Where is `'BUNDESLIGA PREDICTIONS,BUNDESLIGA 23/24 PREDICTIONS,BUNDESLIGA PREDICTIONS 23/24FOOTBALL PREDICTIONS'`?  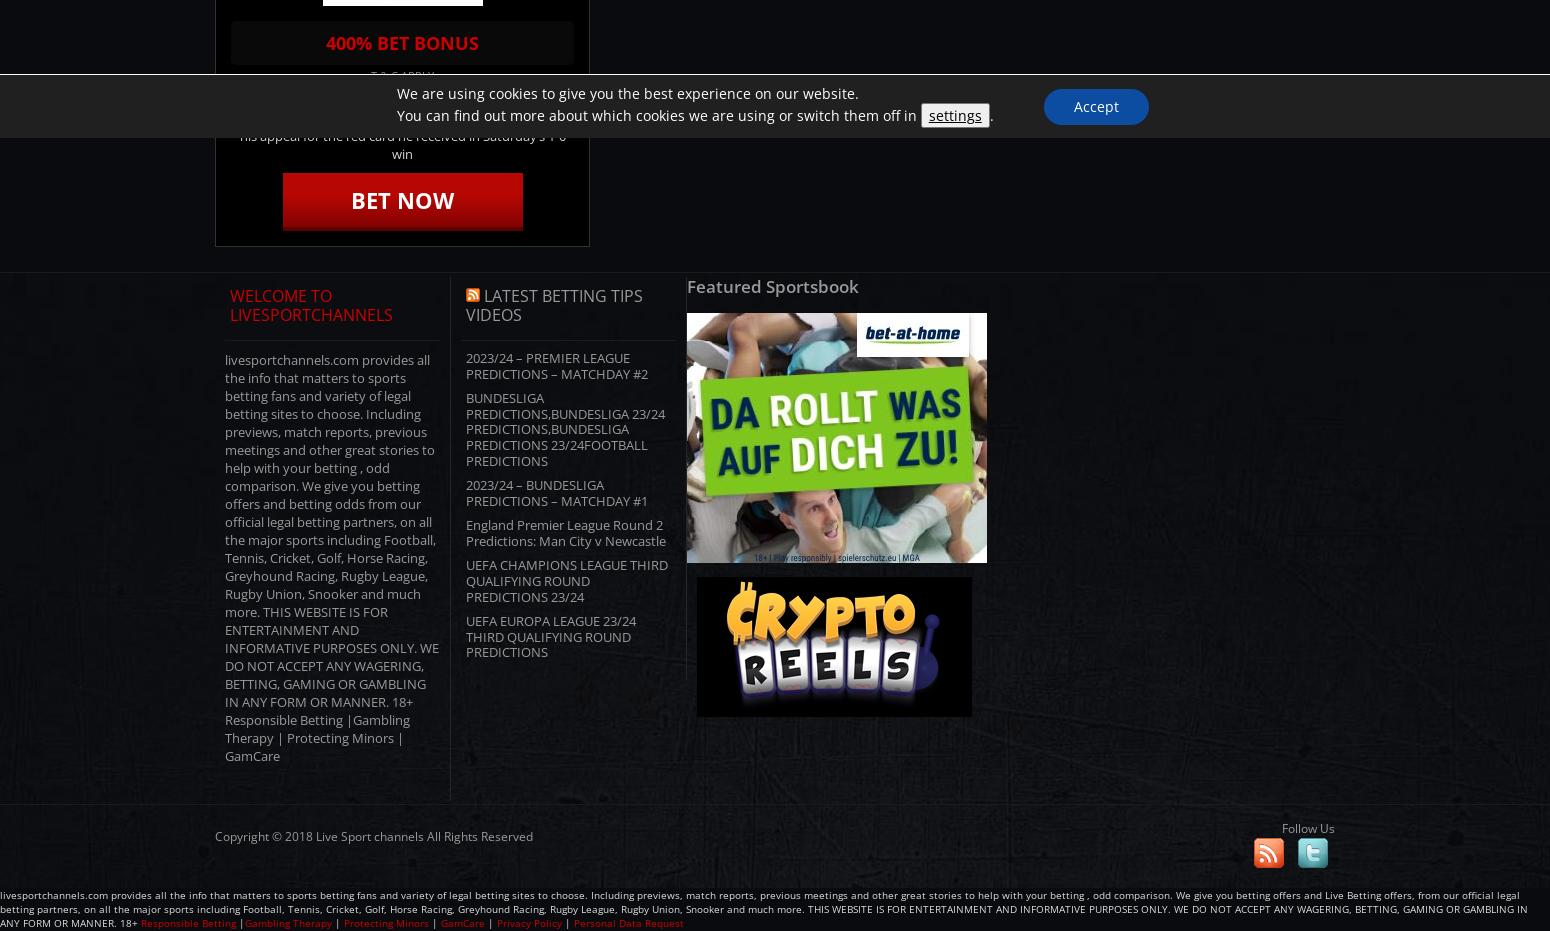
'BUNDESLIGA PREDICTIONS,BUNDESLIGA 23/24 PREDICTIONS,BUNDESLIGA PREDICTIONS 23/24FOOTBALL PREDICTIONS' is located at coordinates (565, 428).